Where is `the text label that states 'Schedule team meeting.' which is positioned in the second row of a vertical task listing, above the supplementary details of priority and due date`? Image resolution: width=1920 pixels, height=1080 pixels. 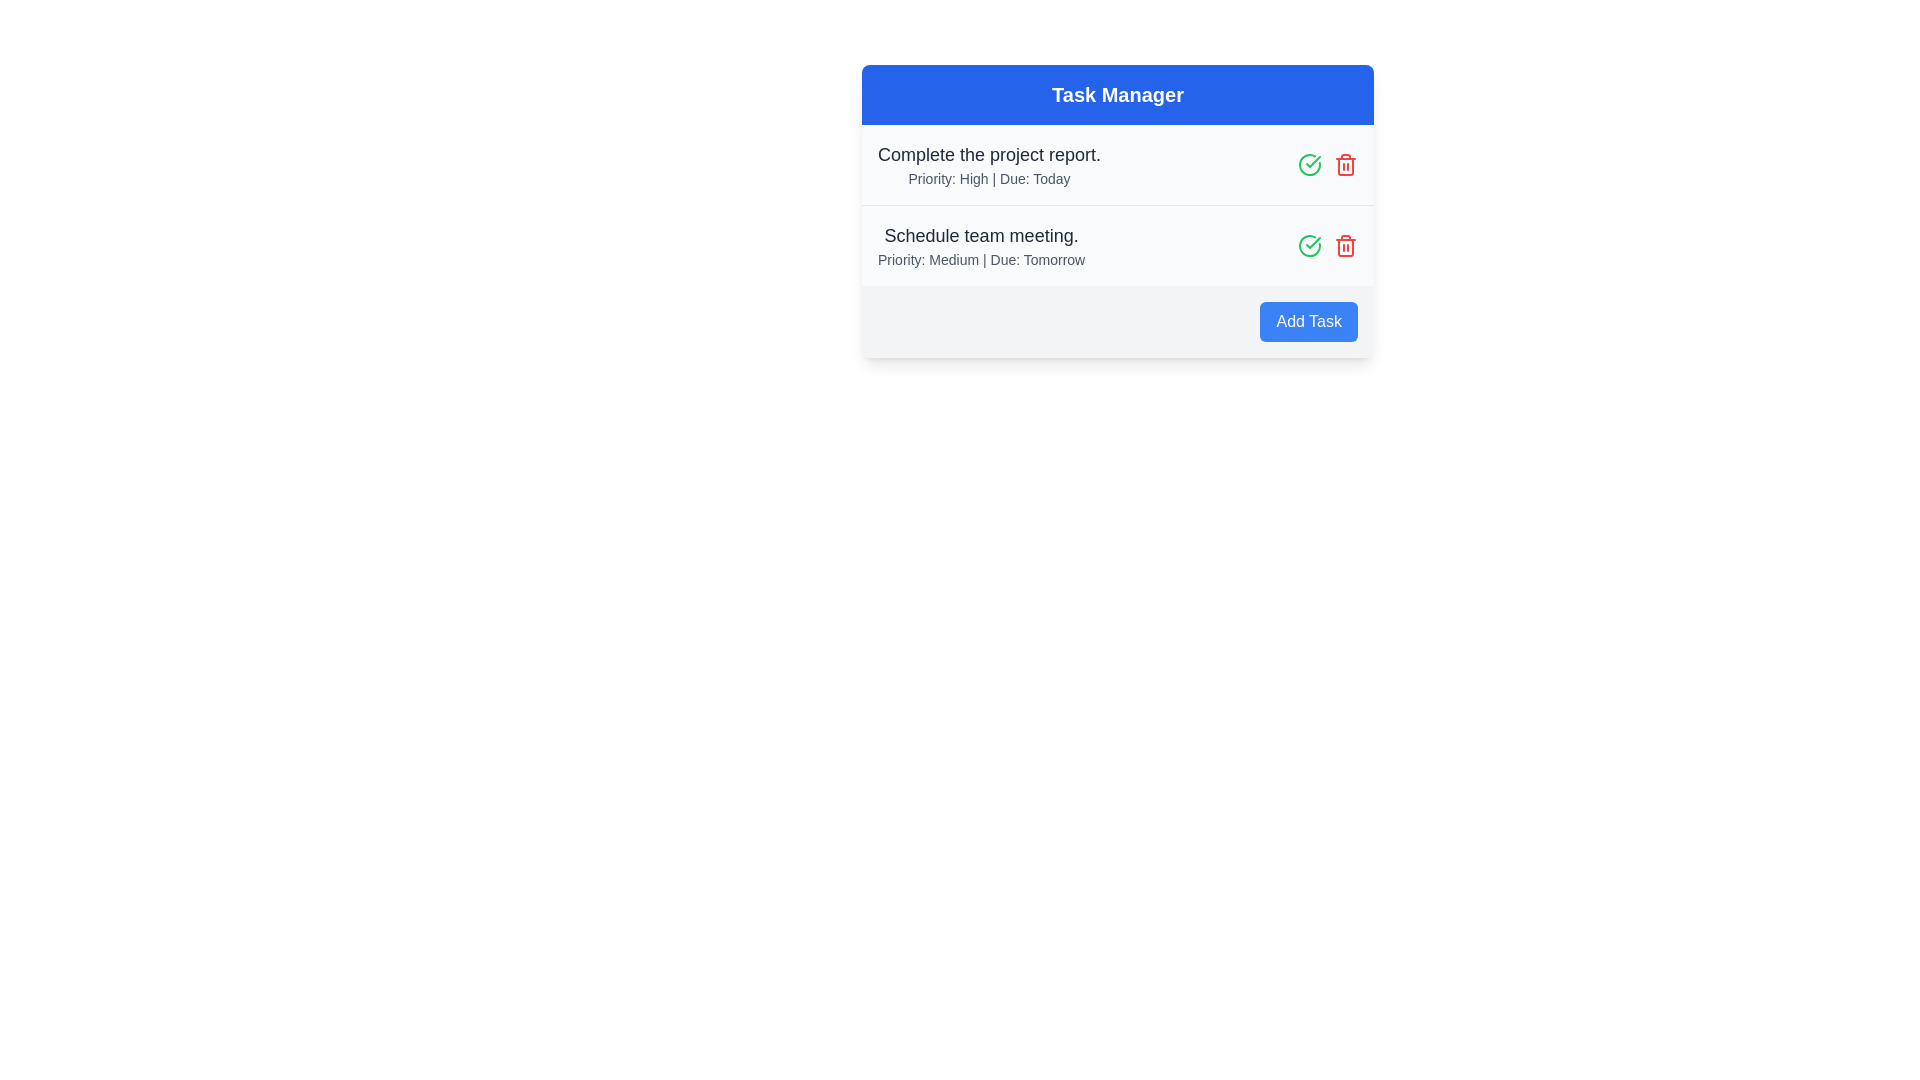 the text label that states 'Schedule team meeting.' which is positioned in the second row of a vertical task listing, above the supplementary details of priority and due date is located at coordinates (981, 234).